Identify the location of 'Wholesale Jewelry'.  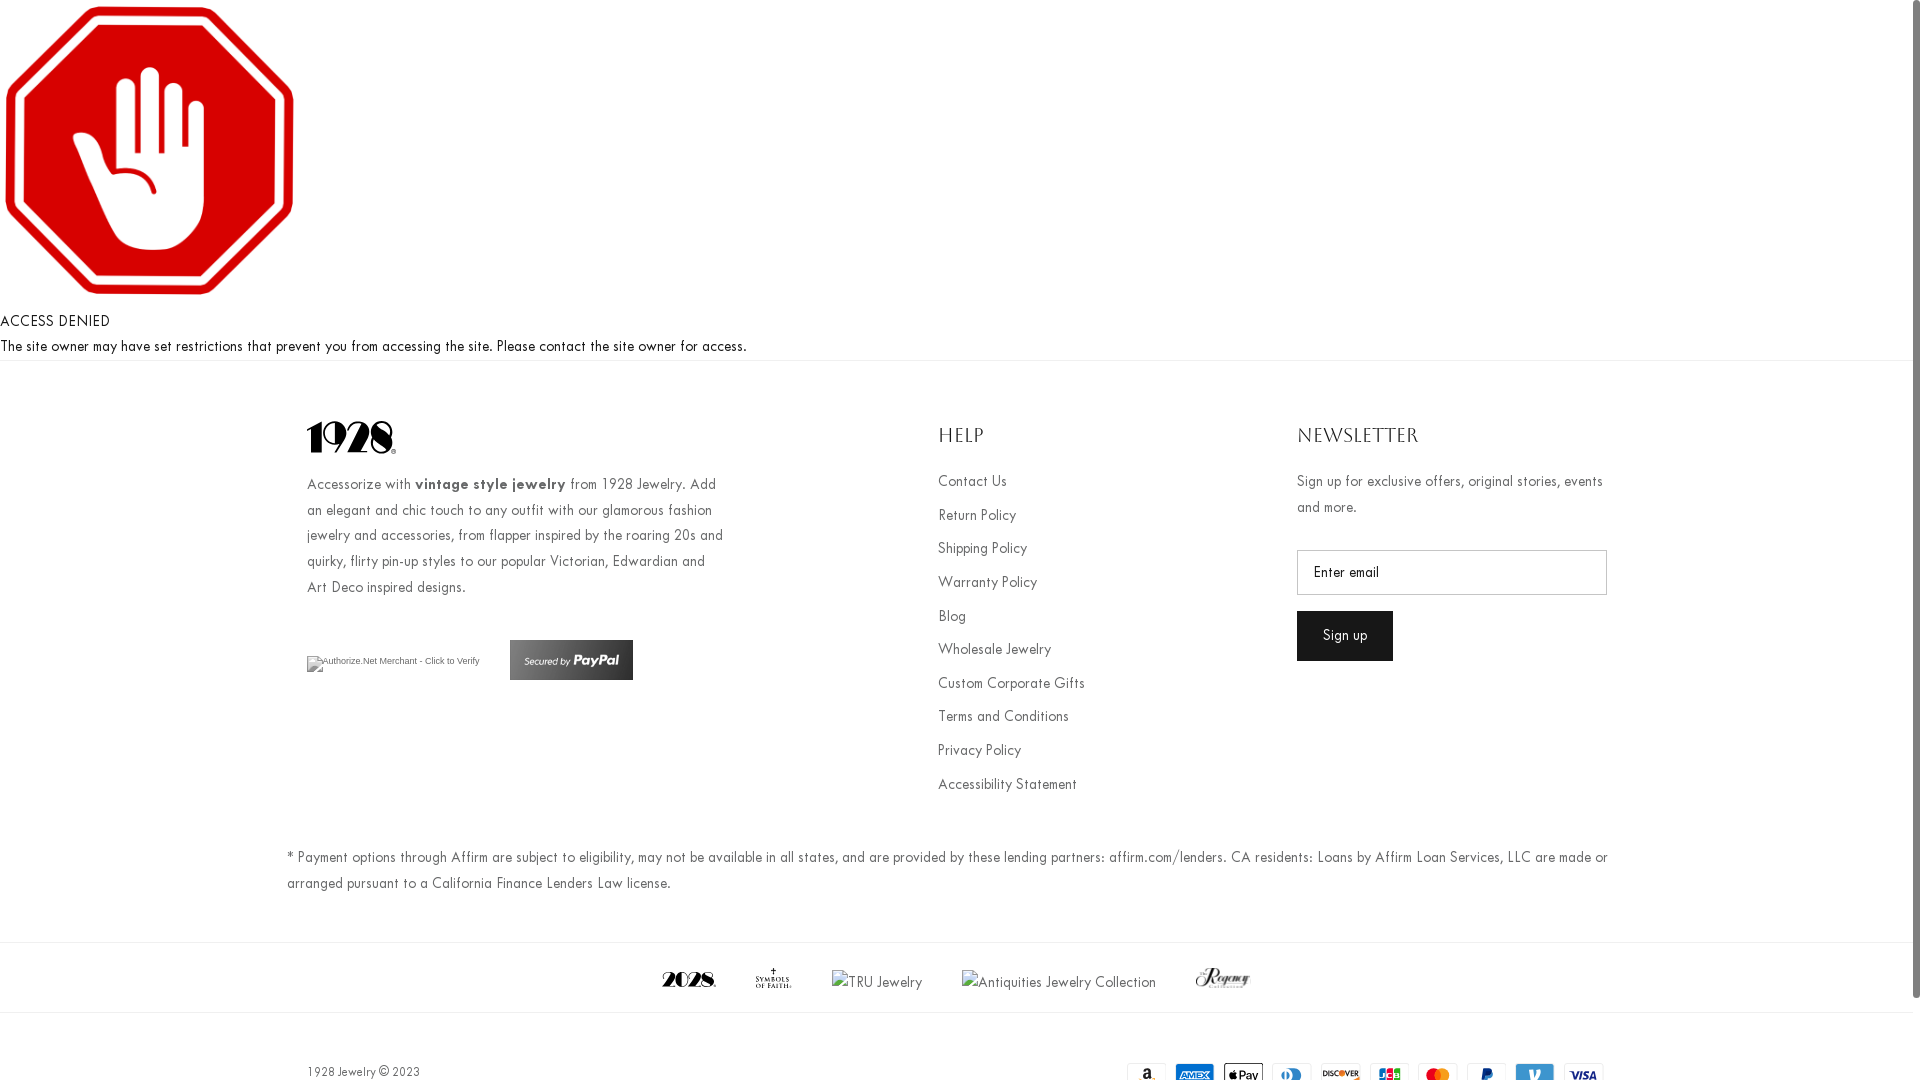
(994, 649).